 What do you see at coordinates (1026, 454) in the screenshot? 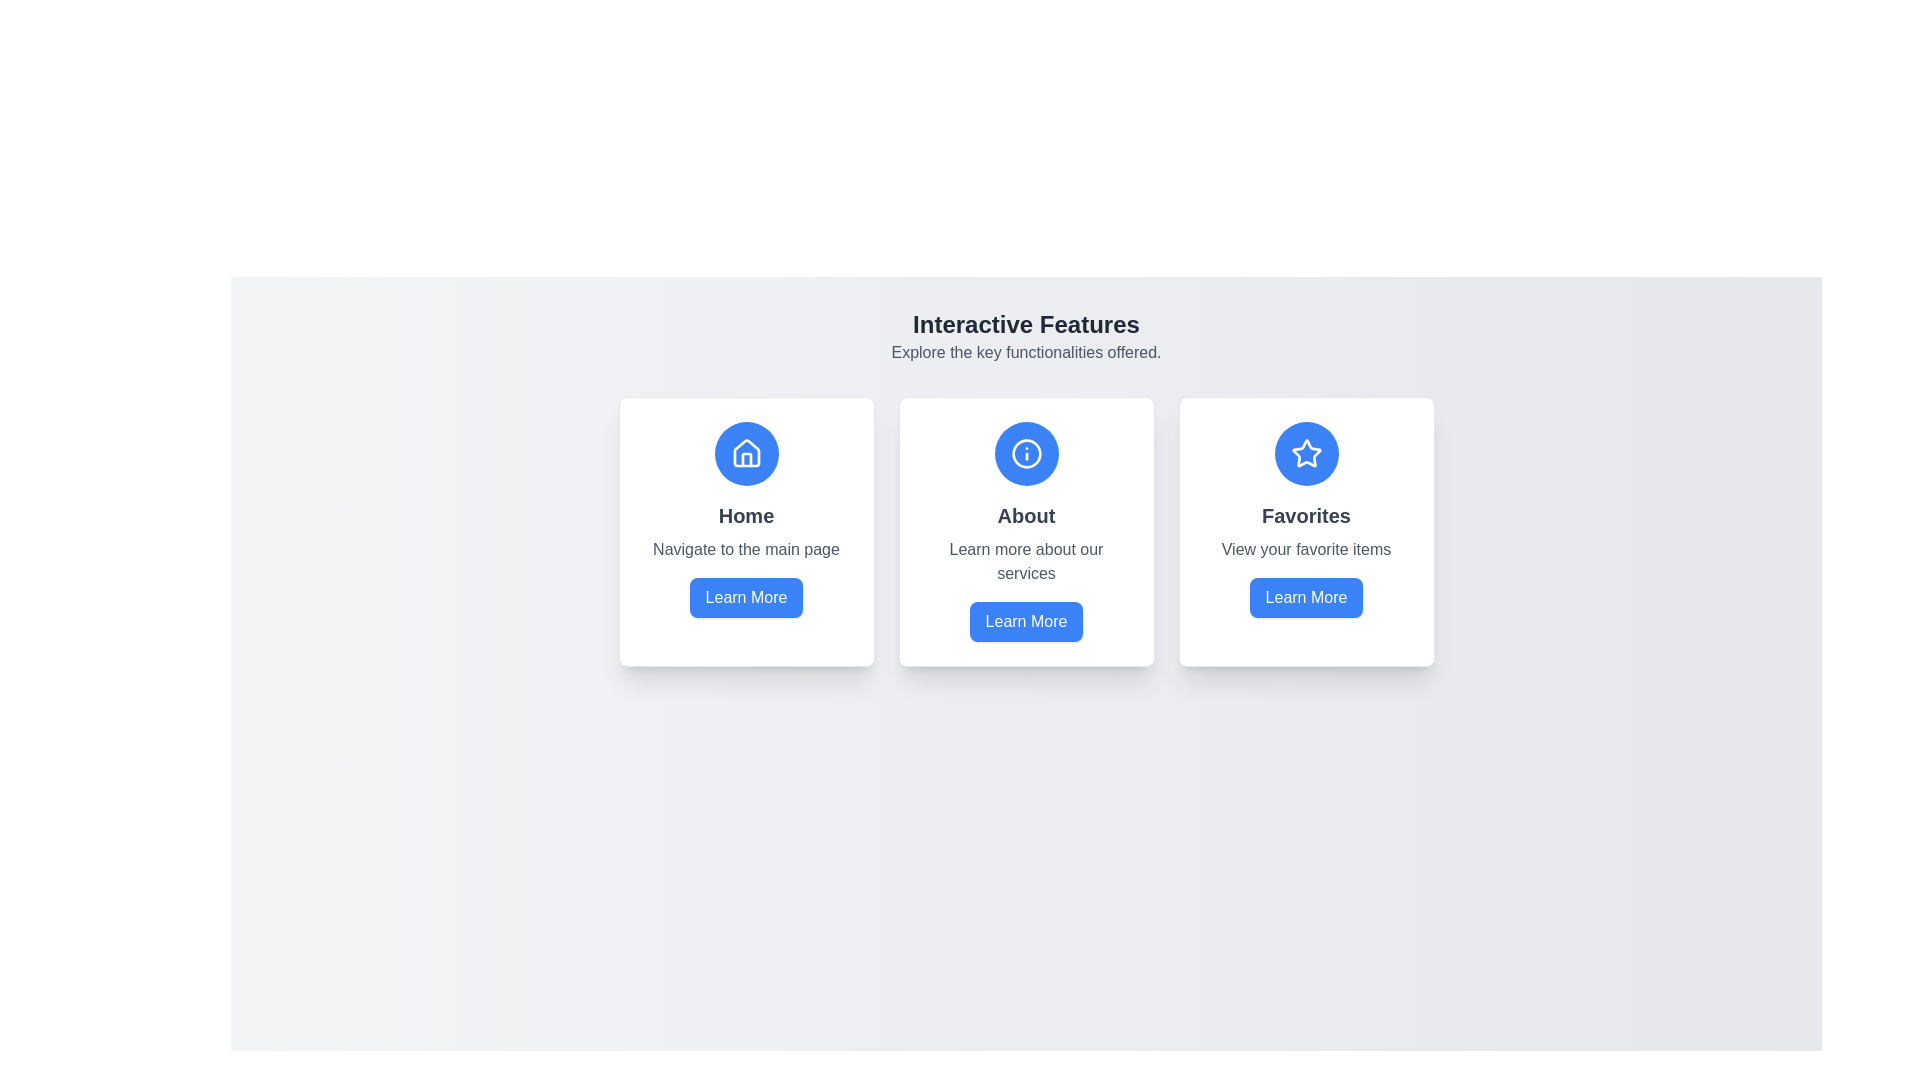
I see `the circular 'info' icon with a blue background and white stroke, located at the center of the 'About' card, the second card in a horizontally aligned group of three` at bounding box center [1026, 454].